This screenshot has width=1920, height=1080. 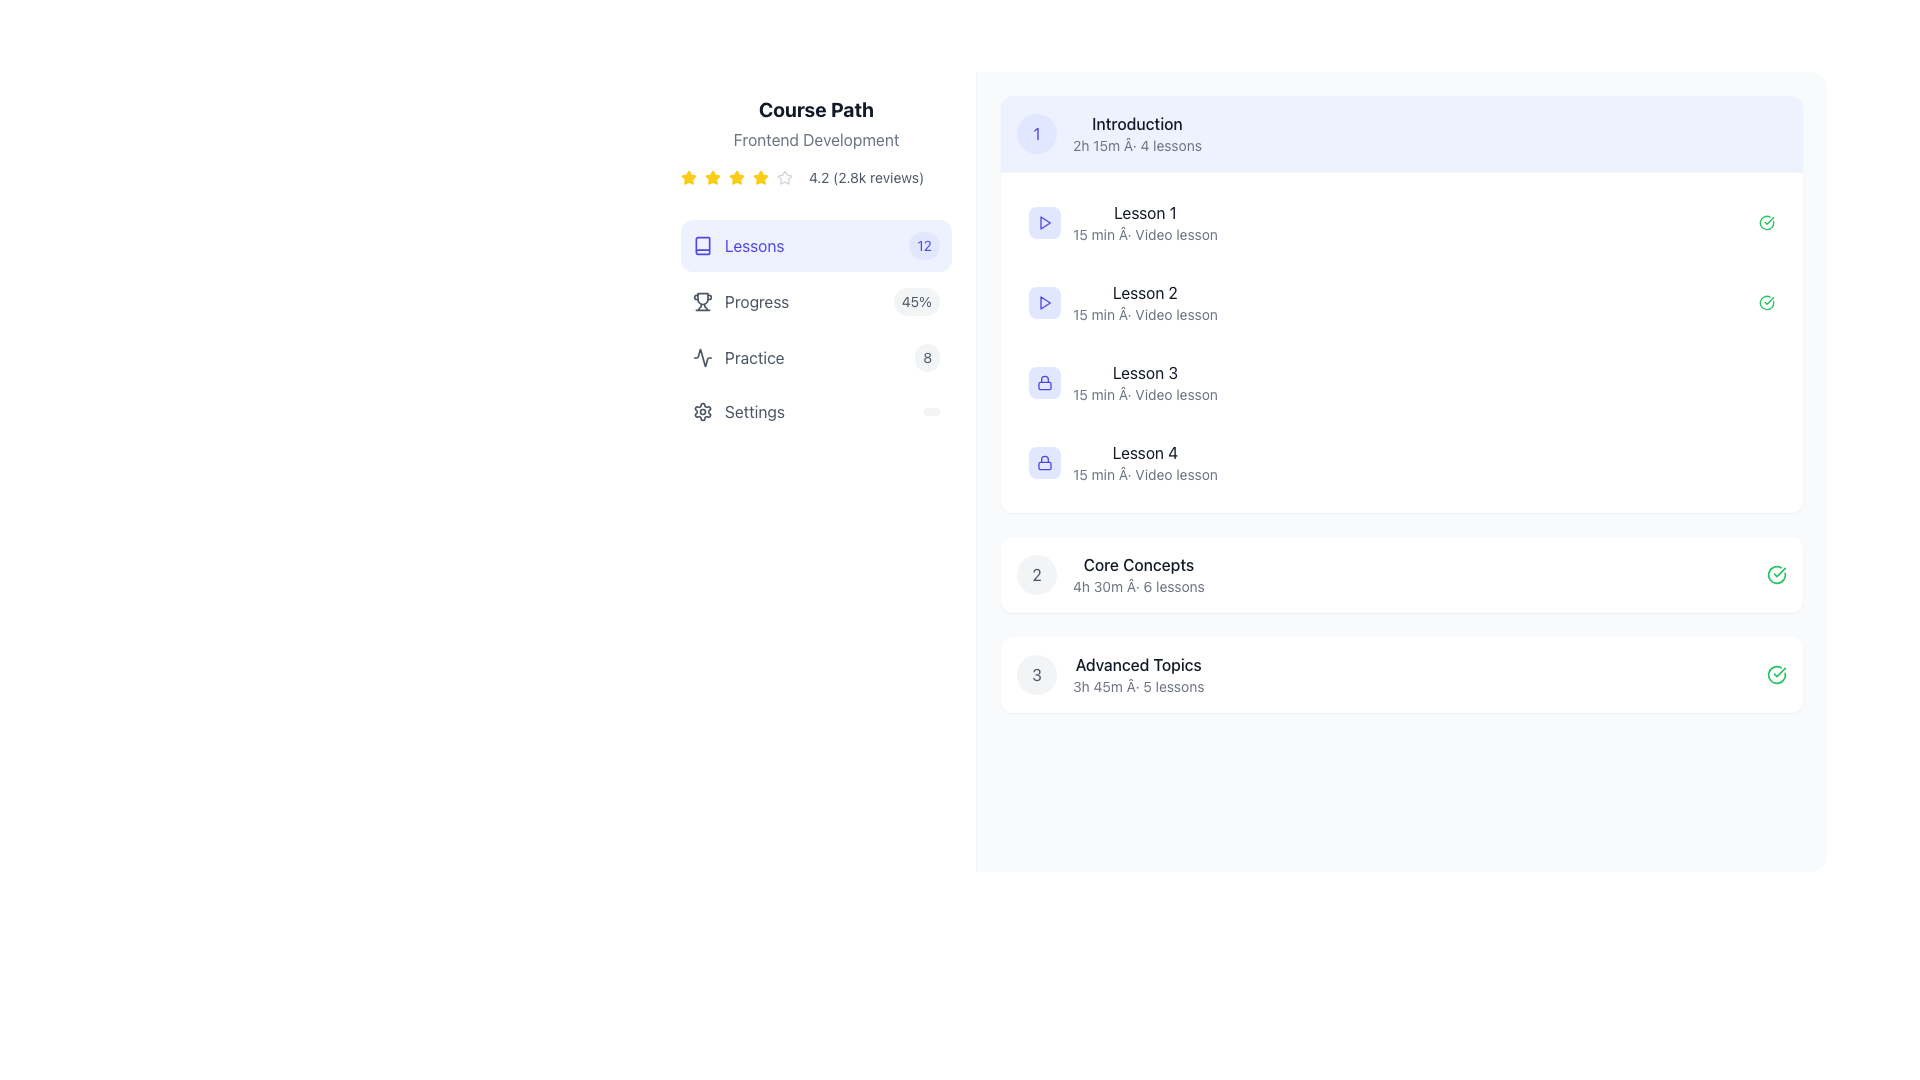 I want to click on the Rating display element that shows the average course rating and total reviews, located below the 'Frontend Development' text, so click(x=816, y=176).